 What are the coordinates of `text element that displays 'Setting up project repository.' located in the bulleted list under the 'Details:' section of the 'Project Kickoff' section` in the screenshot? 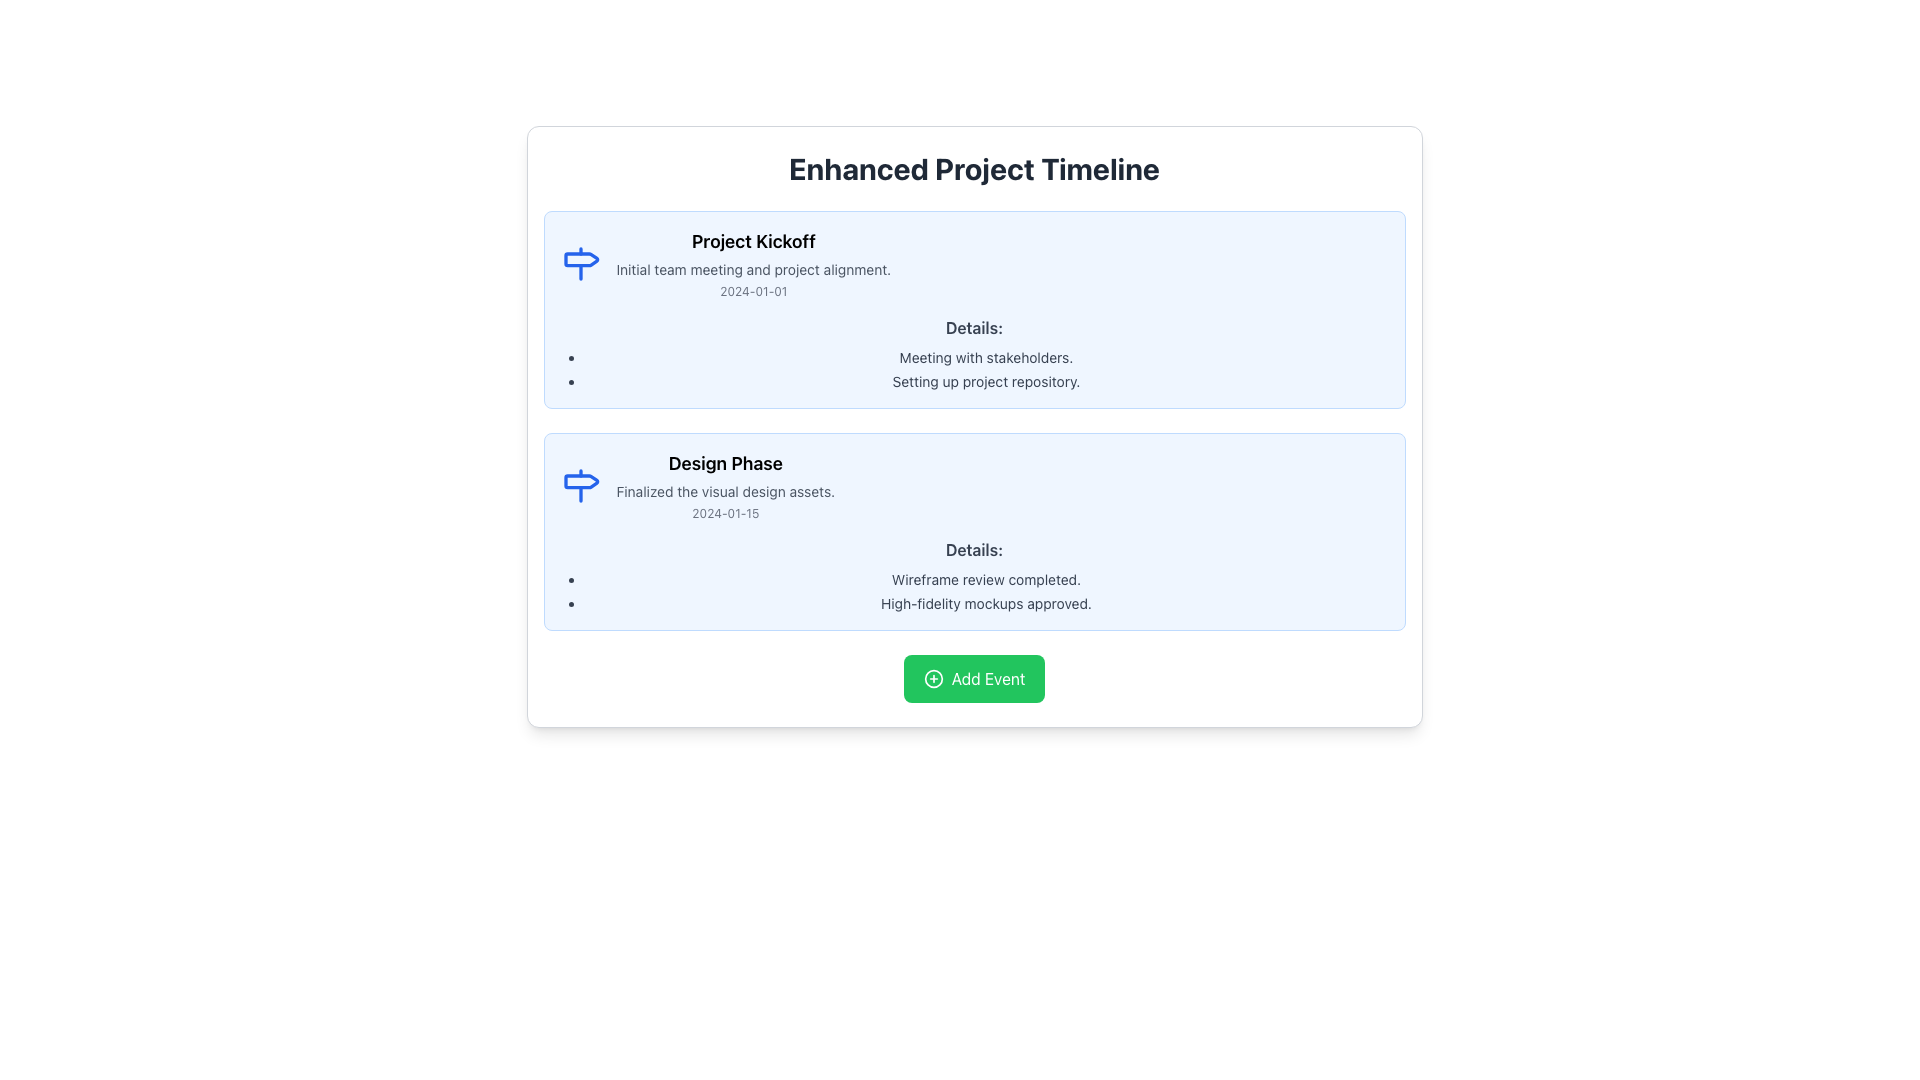 It's located at (986, 381).